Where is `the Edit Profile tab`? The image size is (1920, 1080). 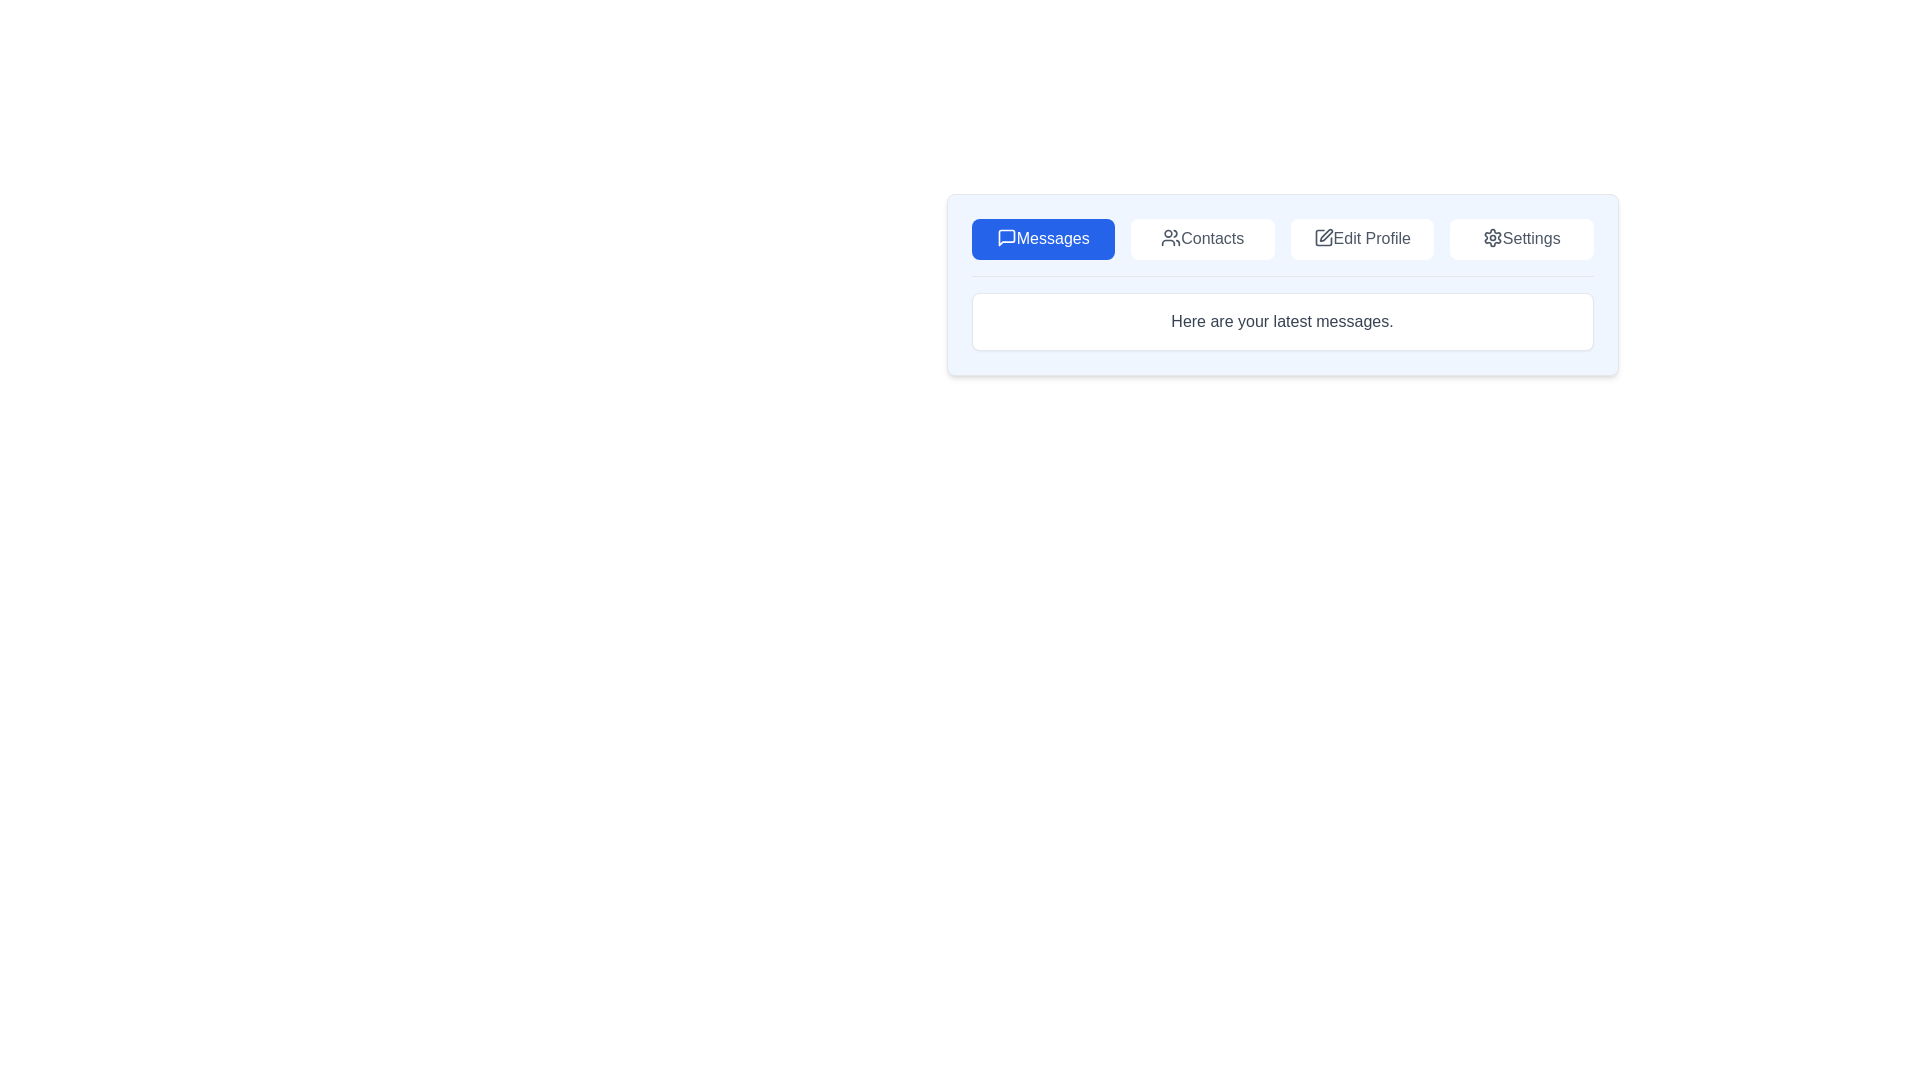
the Edit Profile tab is located at coordinates (1361, 238).